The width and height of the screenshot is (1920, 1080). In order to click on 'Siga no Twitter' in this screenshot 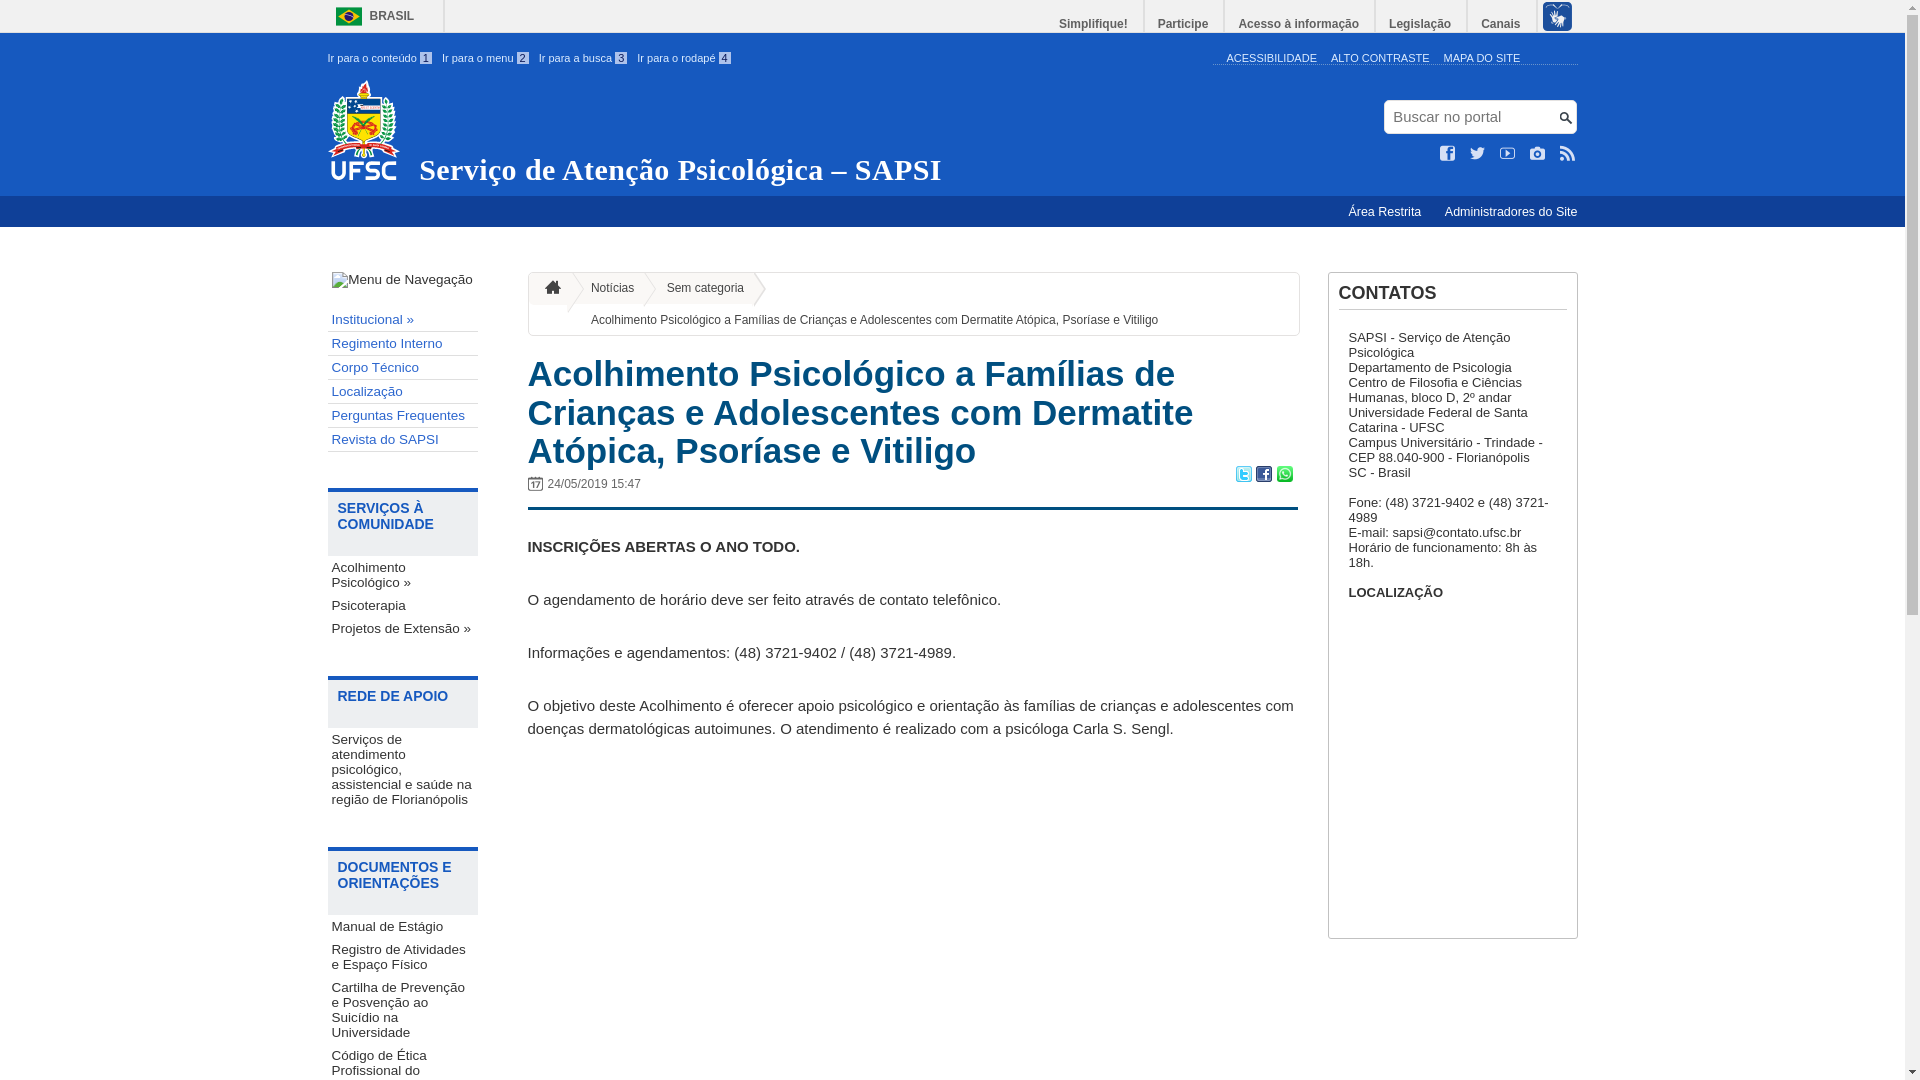, I will do `click(1478, 153)`.